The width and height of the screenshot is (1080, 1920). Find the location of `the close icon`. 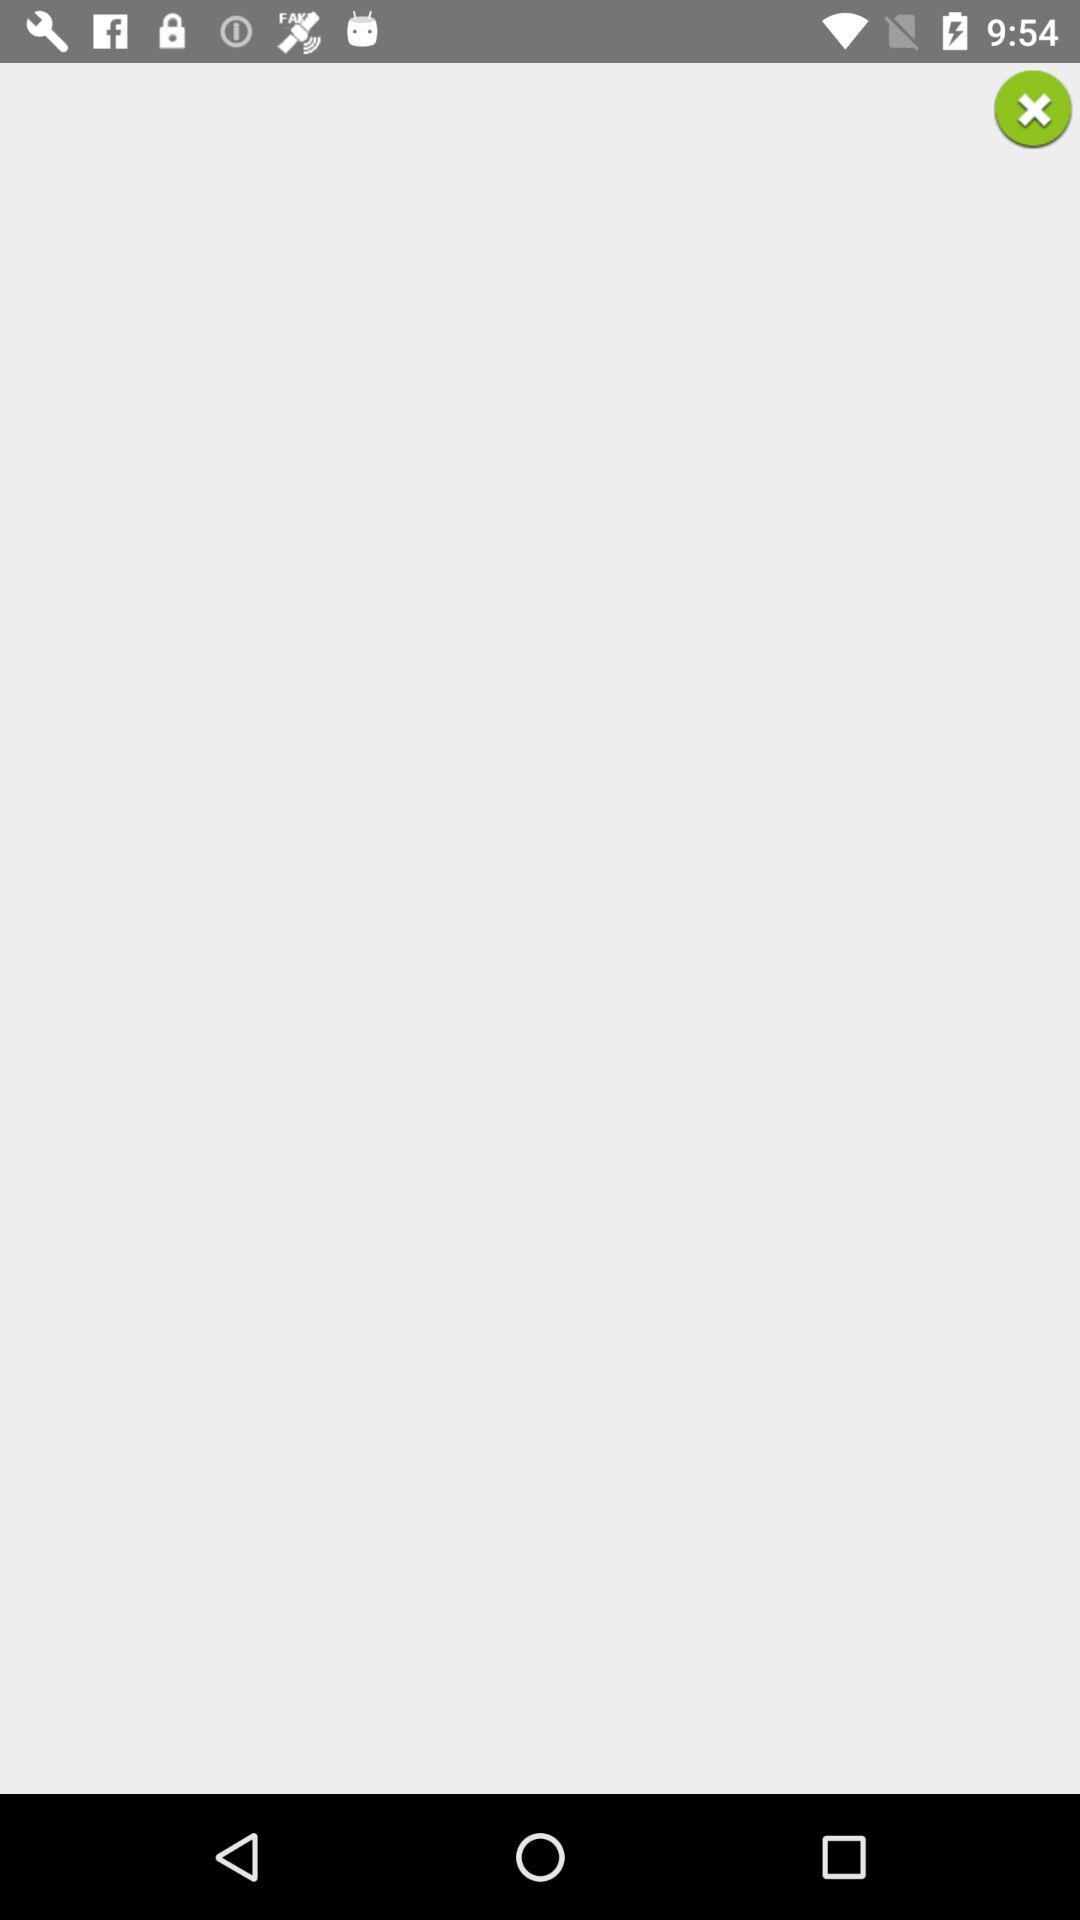

the close icon is located at coordinates (1033, 108).